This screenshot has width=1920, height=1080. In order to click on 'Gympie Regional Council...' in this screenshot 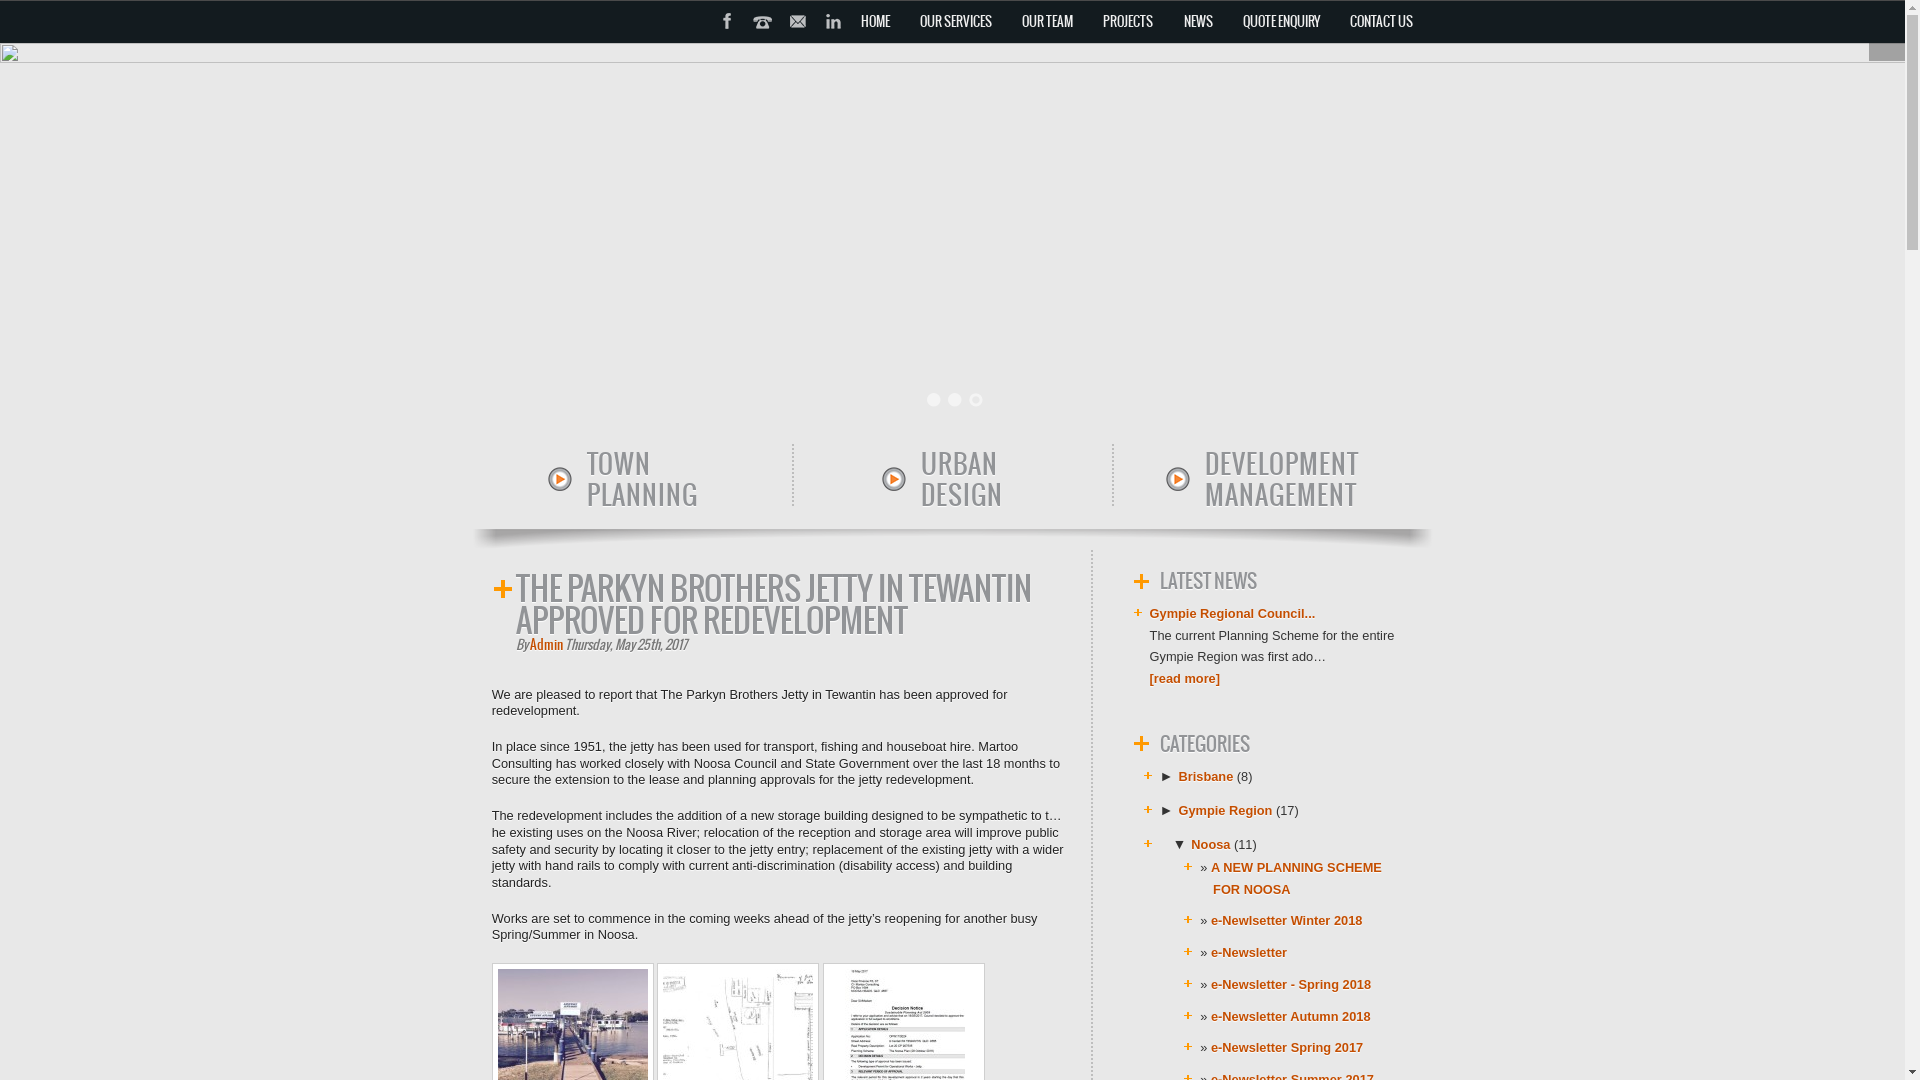, I will do `click(1232, 612)`.